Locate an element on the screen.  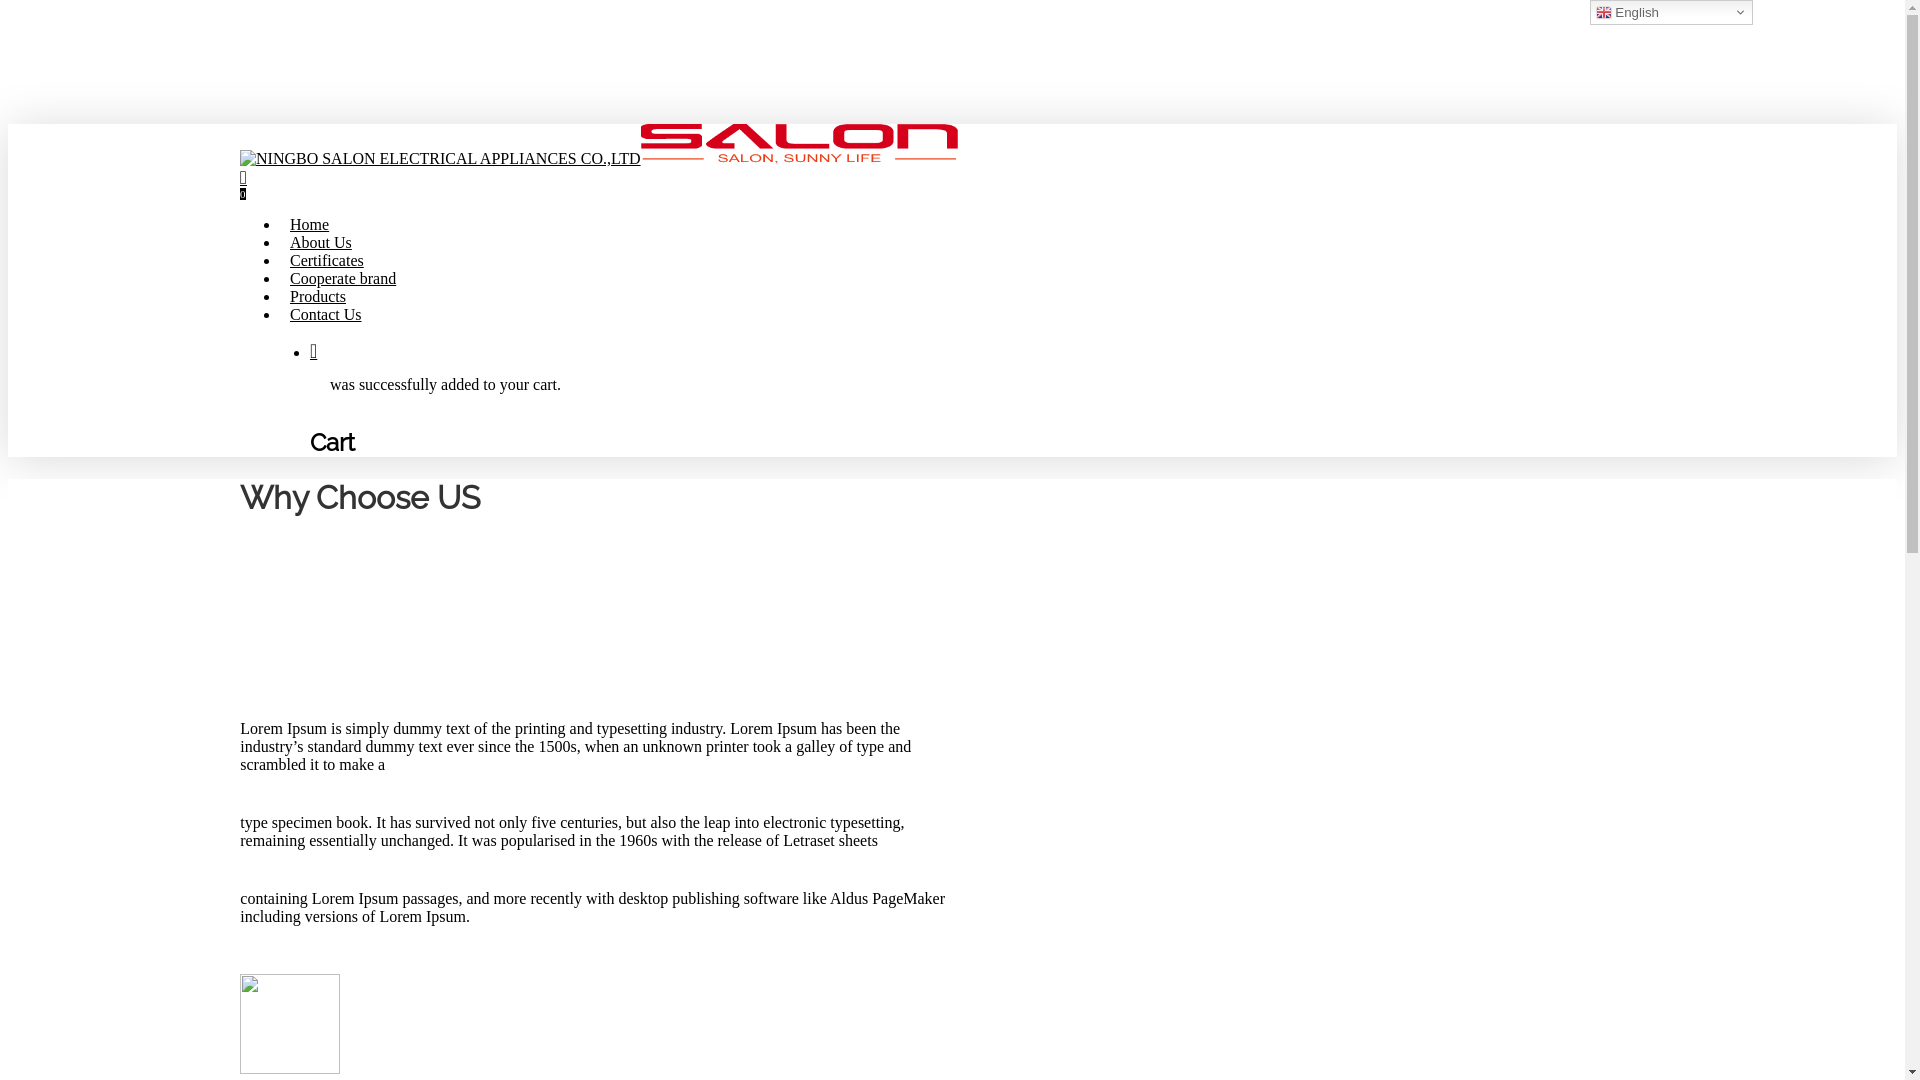
'Certificates' is located at coordinates (326, 259).